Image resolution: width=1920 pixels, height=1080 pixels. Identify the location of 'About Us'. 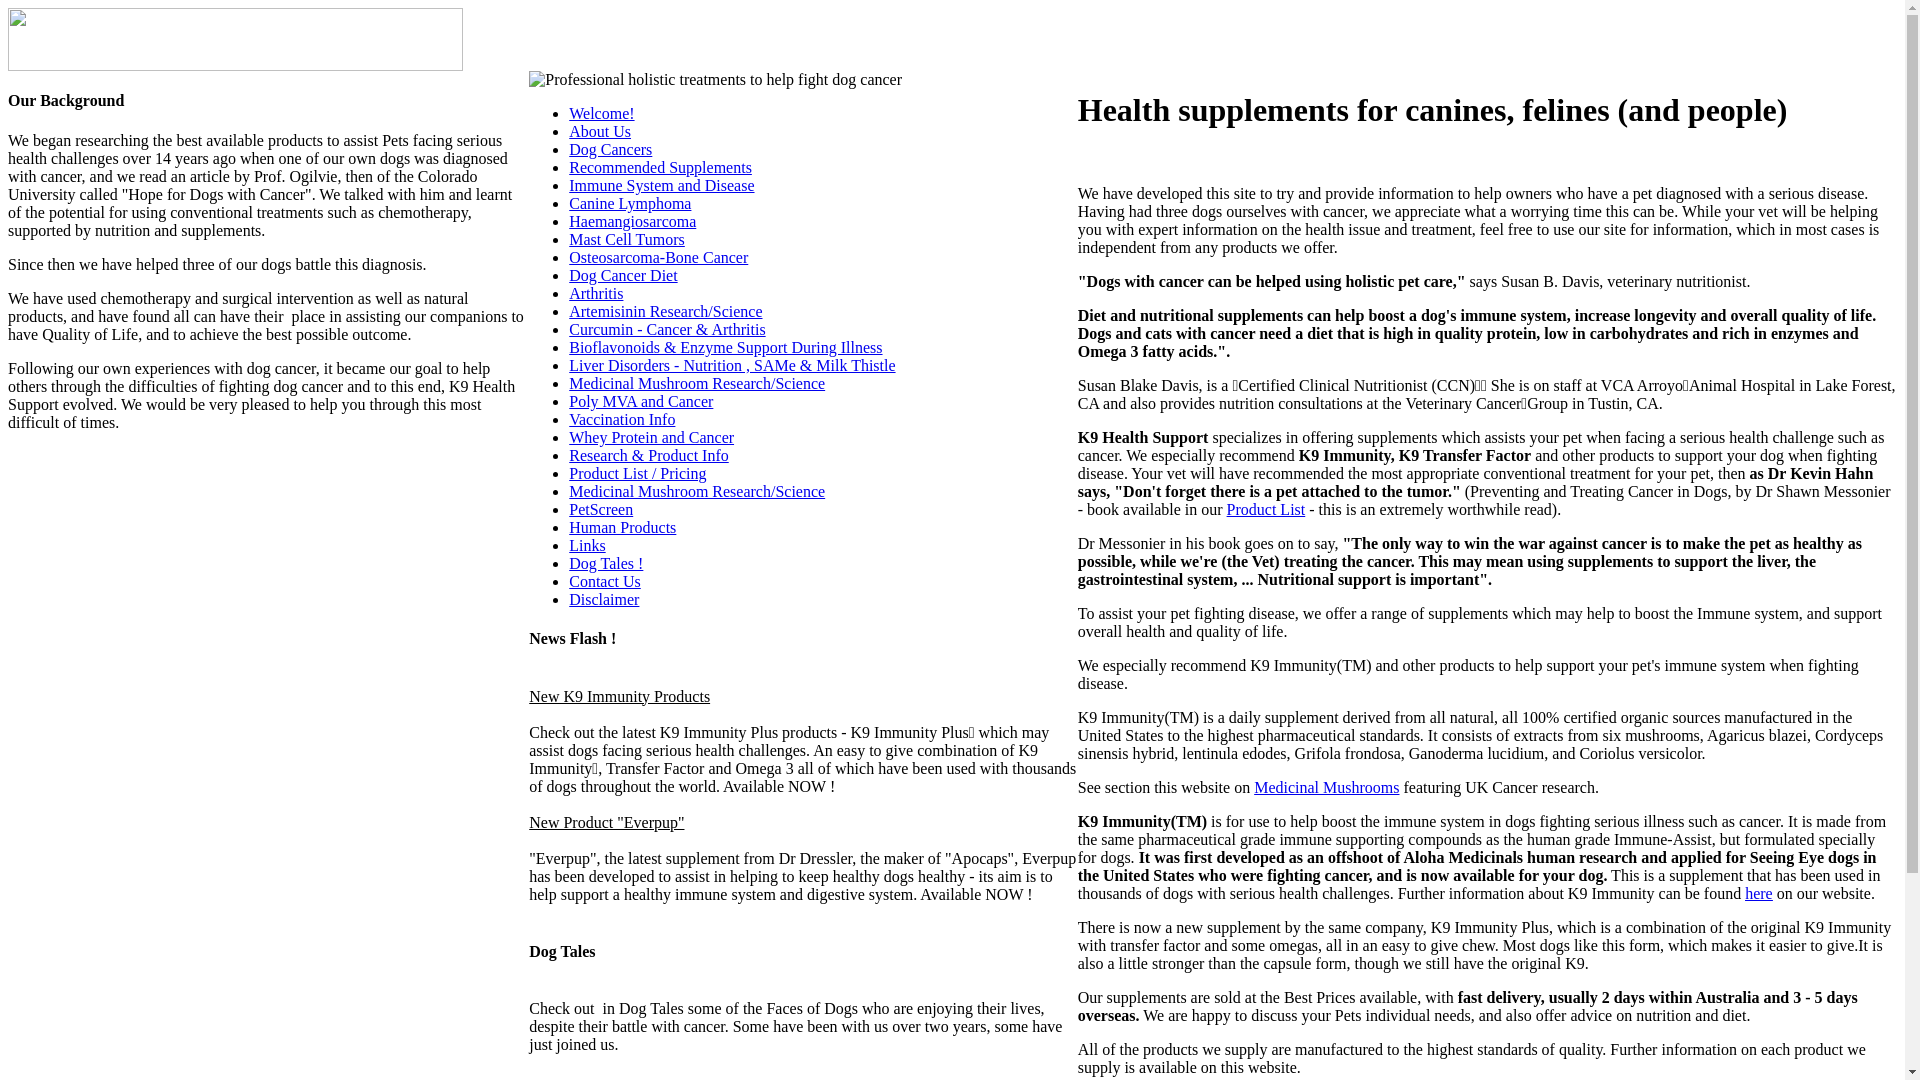
(599, 131).